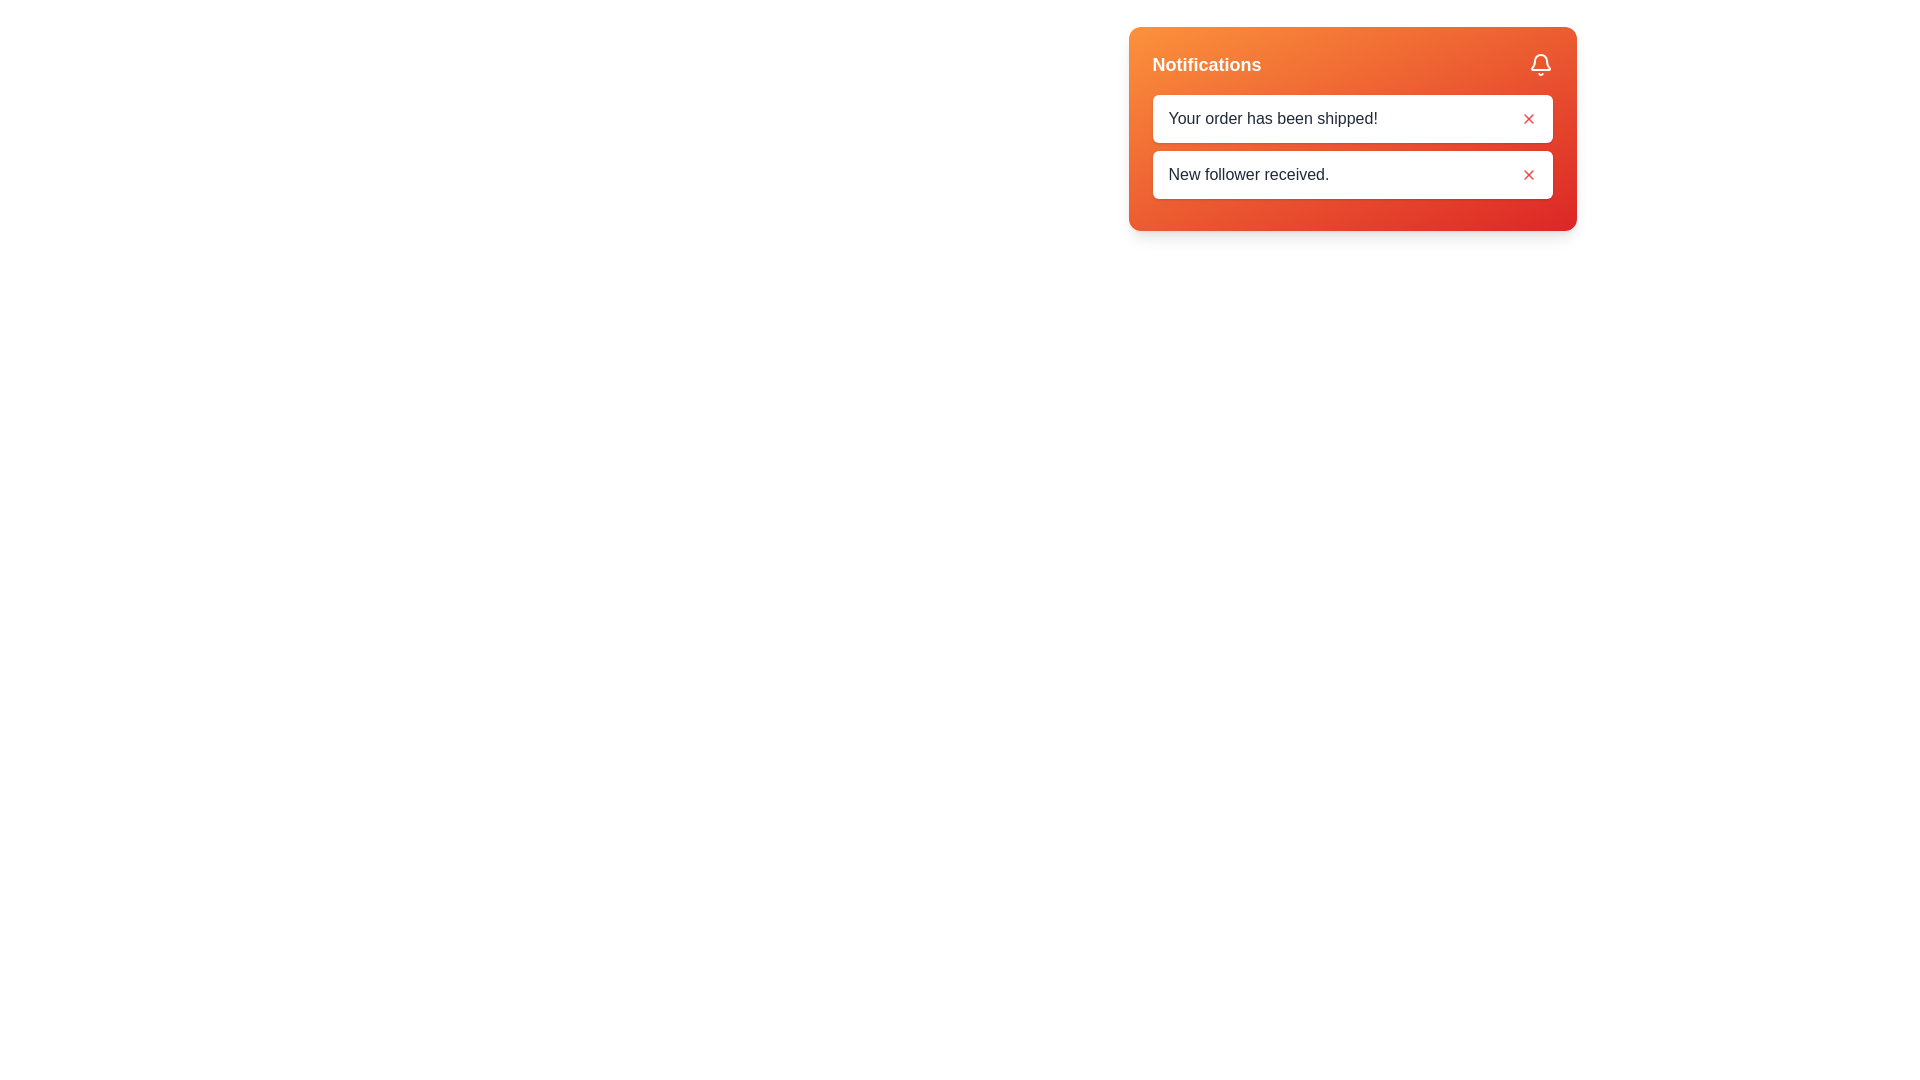 The height and width of the screenshot is (1080, 1920). I want to click on the close button located on the far right of the notification message titled 'Your order has been shipped!', so click(1527, 119).